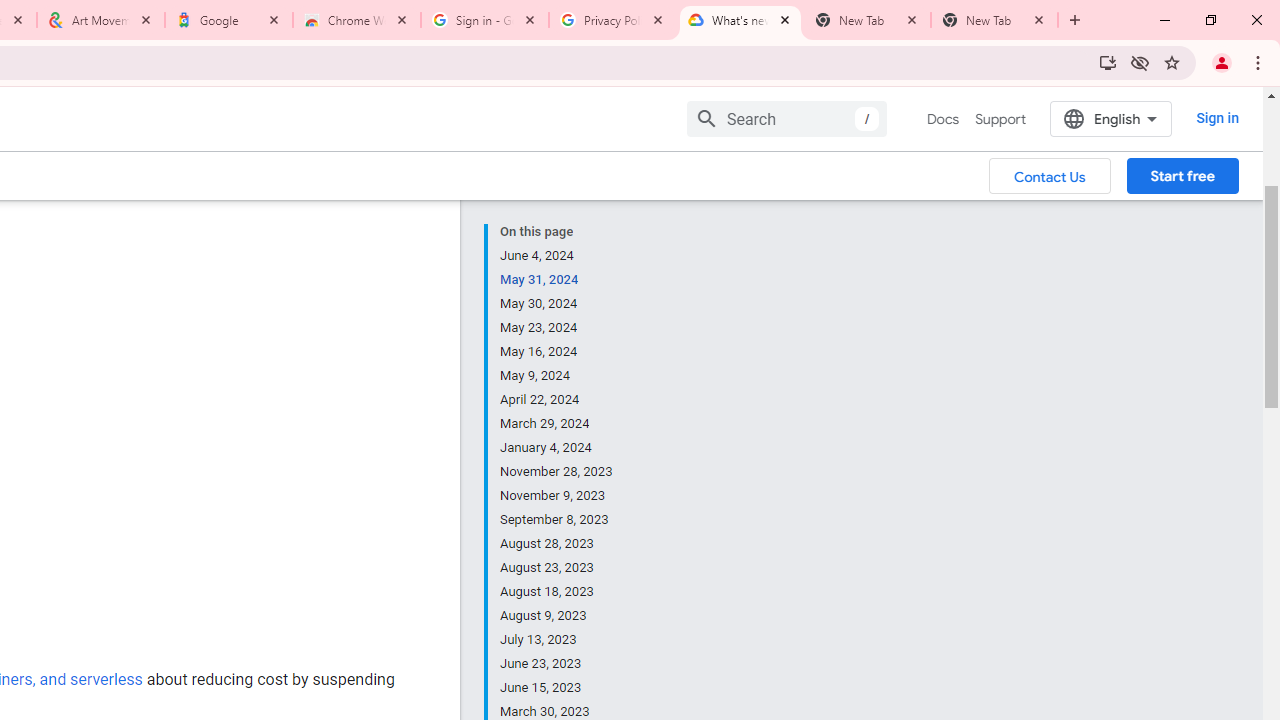 This screenshot has height=720, width=1280. What do you see at coordinates (357, 20) in the screenshot?
I see `'Chrome Web Store - Color themes by Chrome'` at bounding box center [357, 20].